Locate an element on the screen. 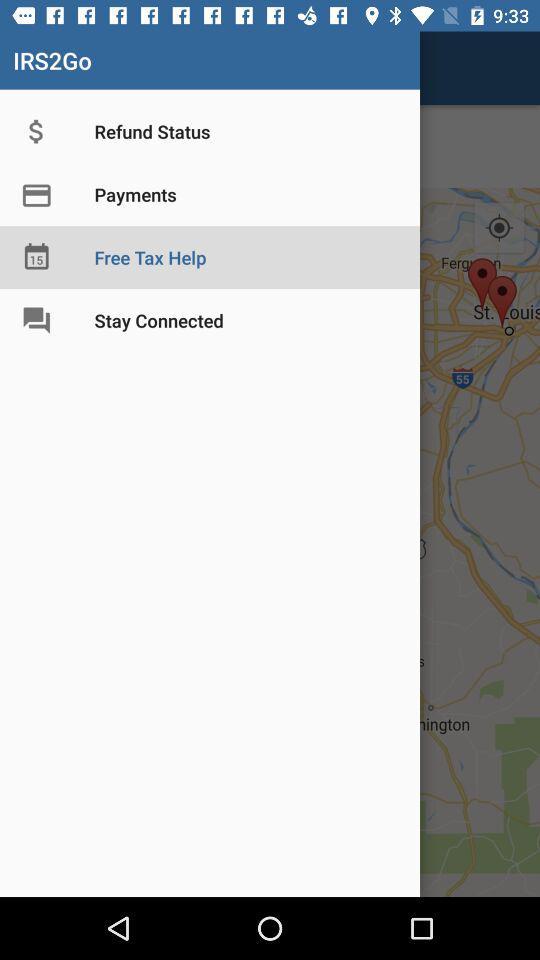 This screenshot has width=540, height=960. the star icon is located at coordinates (76, 142).